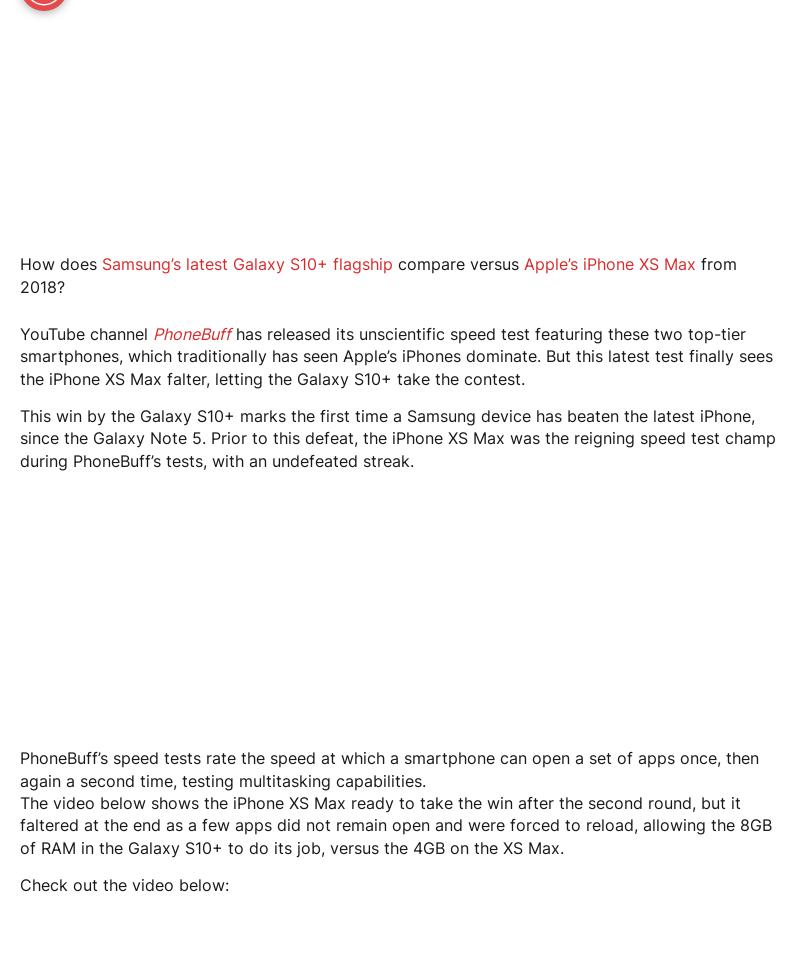 This screenshot has height=969, width=800. What do you see at coordinates (123, 884) in the screenshot?
I see `'Check out the video below:'` at bounding box center [123, 884].